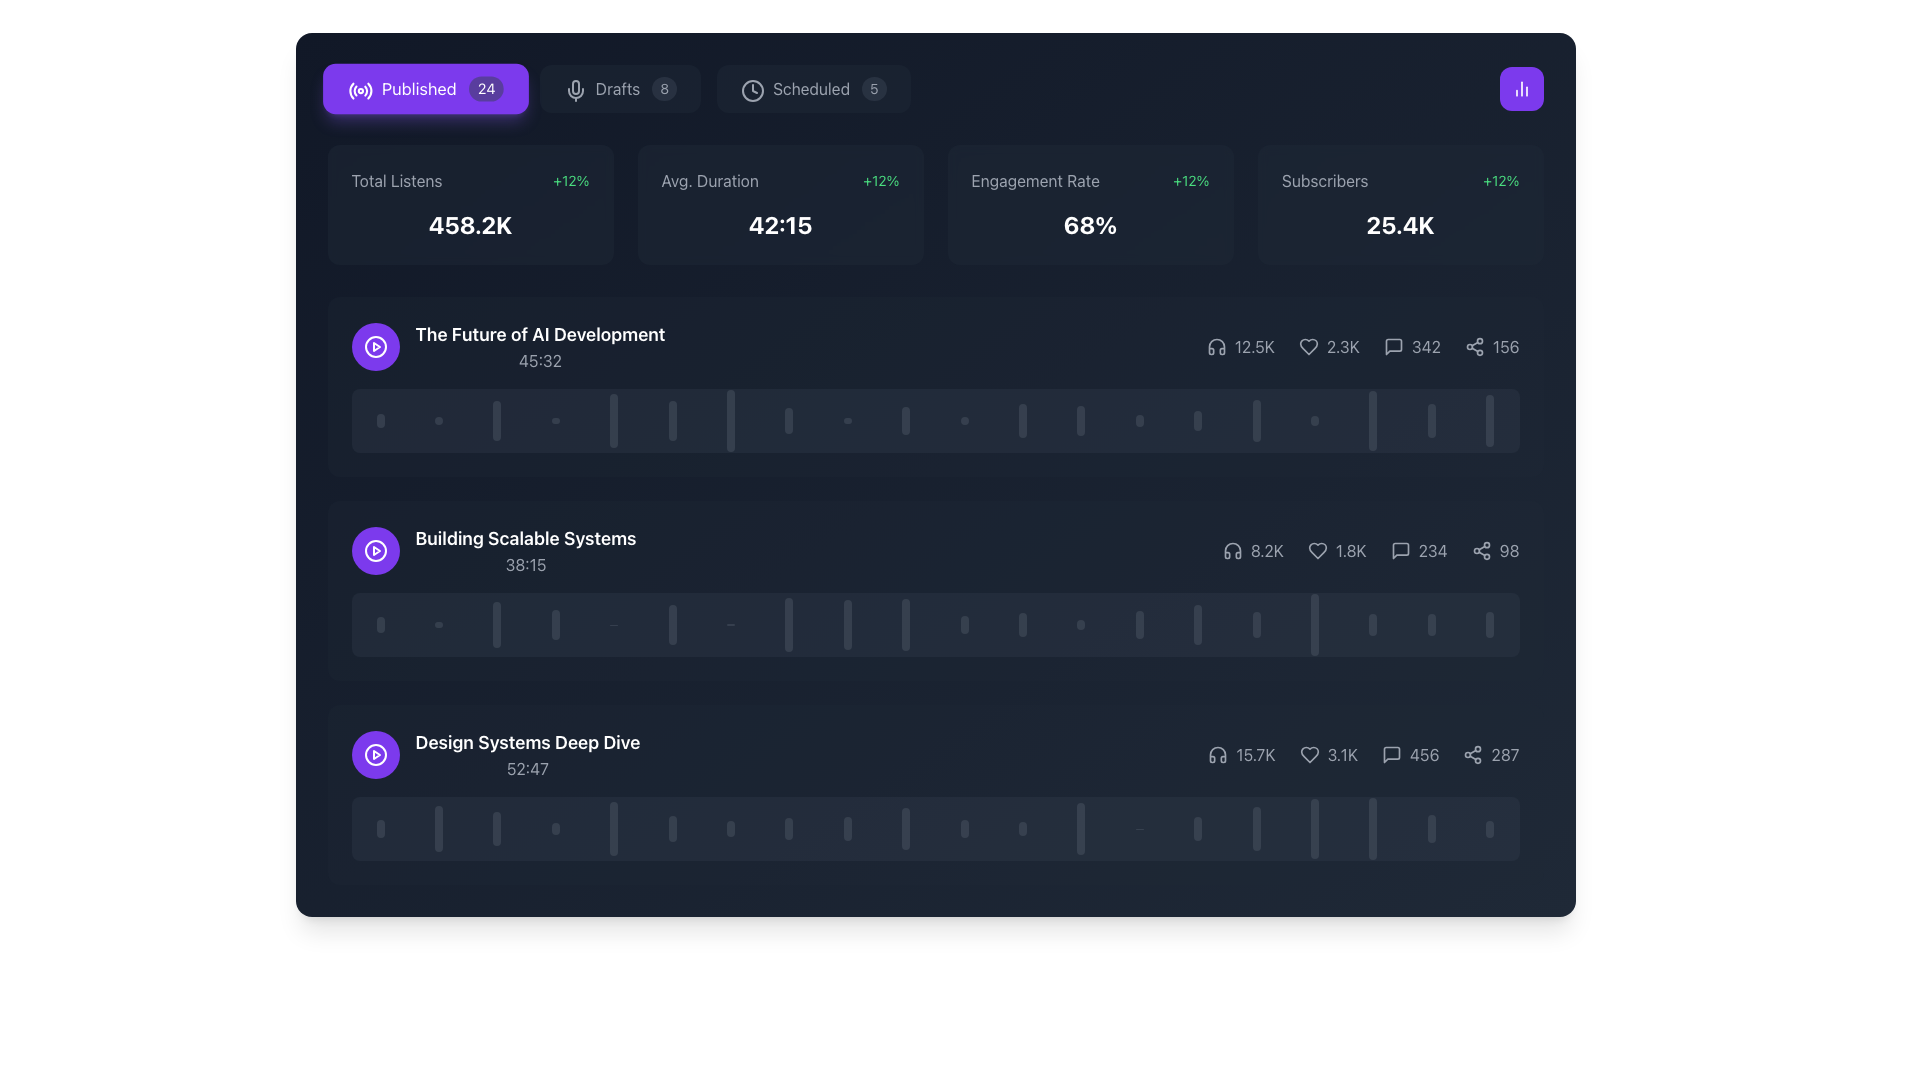 Image resolution: width=1920 pixels, height=1080 pixels. What do you see at coordinates (788, 623) in the screenshot?
I see `the 8th vertical progress indicator bar in the 'Building Scalable Systems' row, which has a dark gray color and a translucent style` at bounding box center [788, 623].